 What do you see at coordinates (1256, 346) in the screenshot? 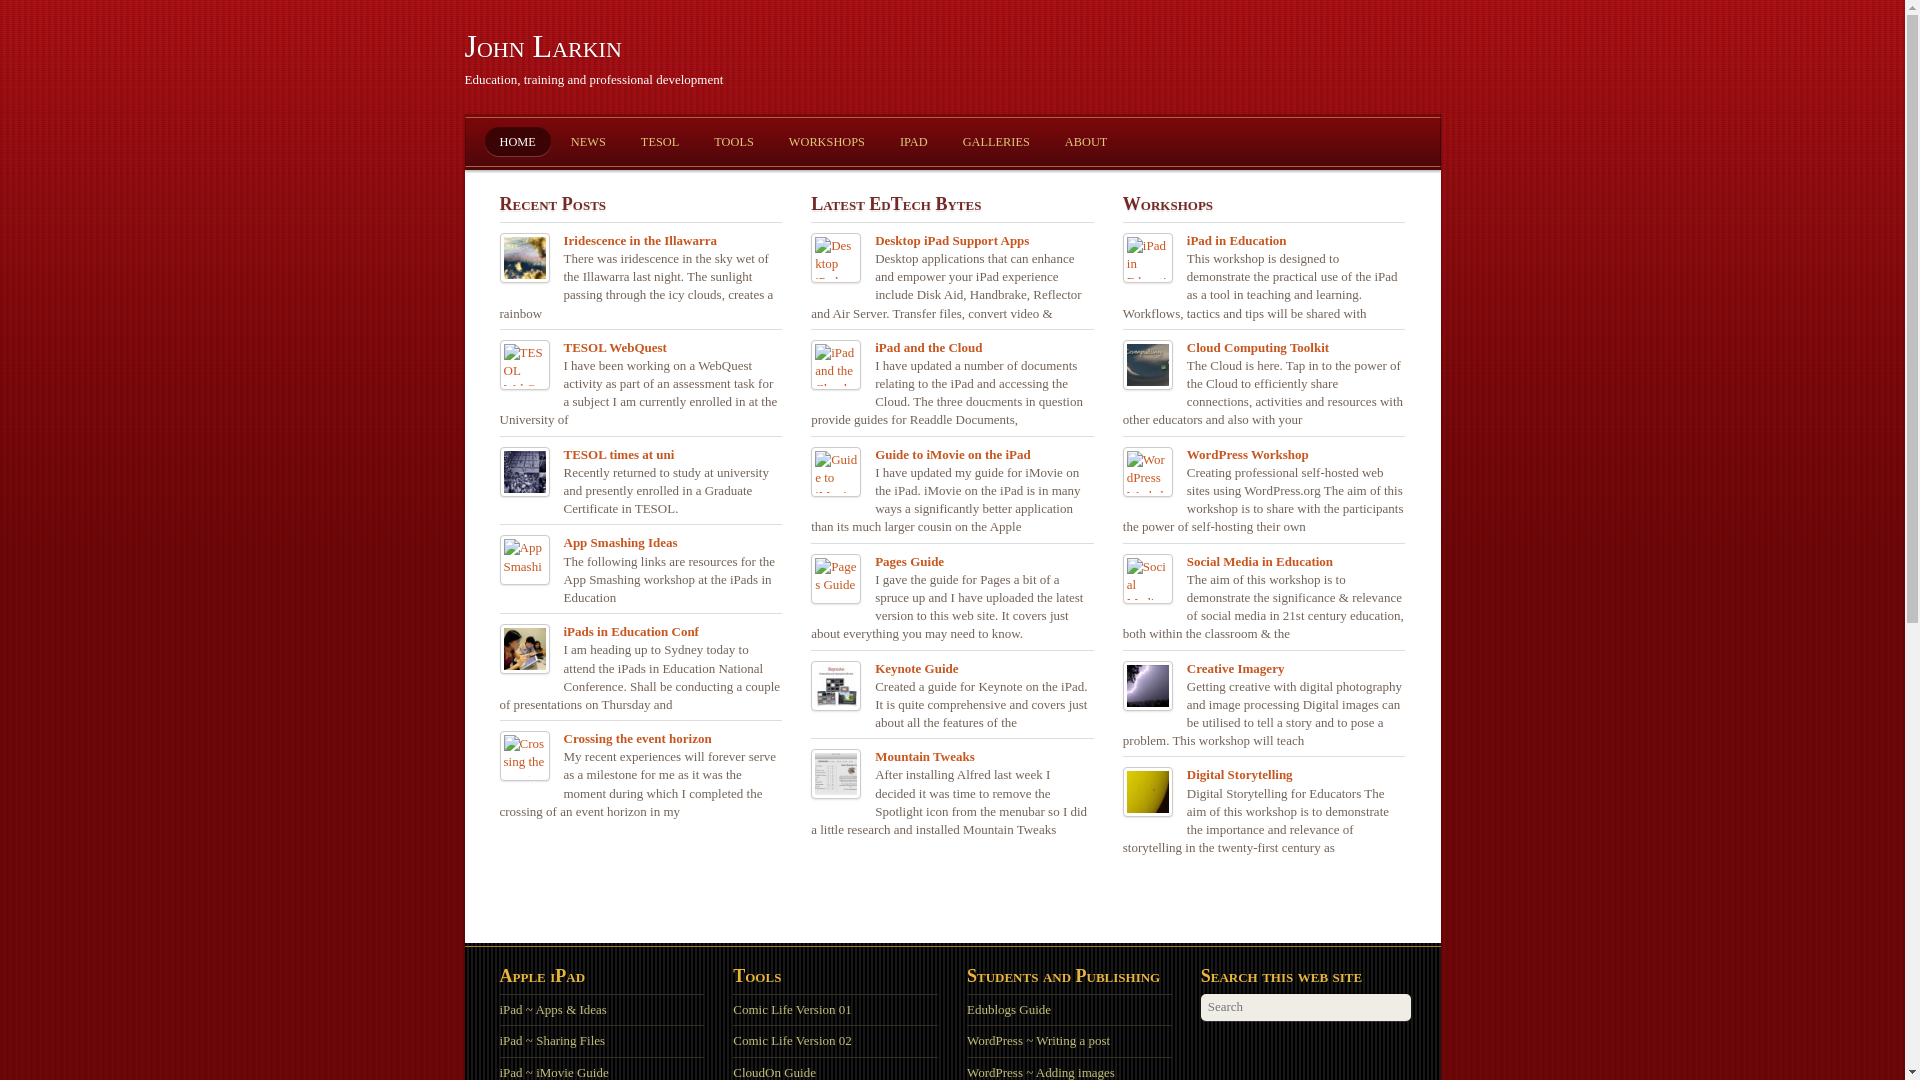
I see `'Cloud Computing Toolkit'` at bounding box center [1256, 346].